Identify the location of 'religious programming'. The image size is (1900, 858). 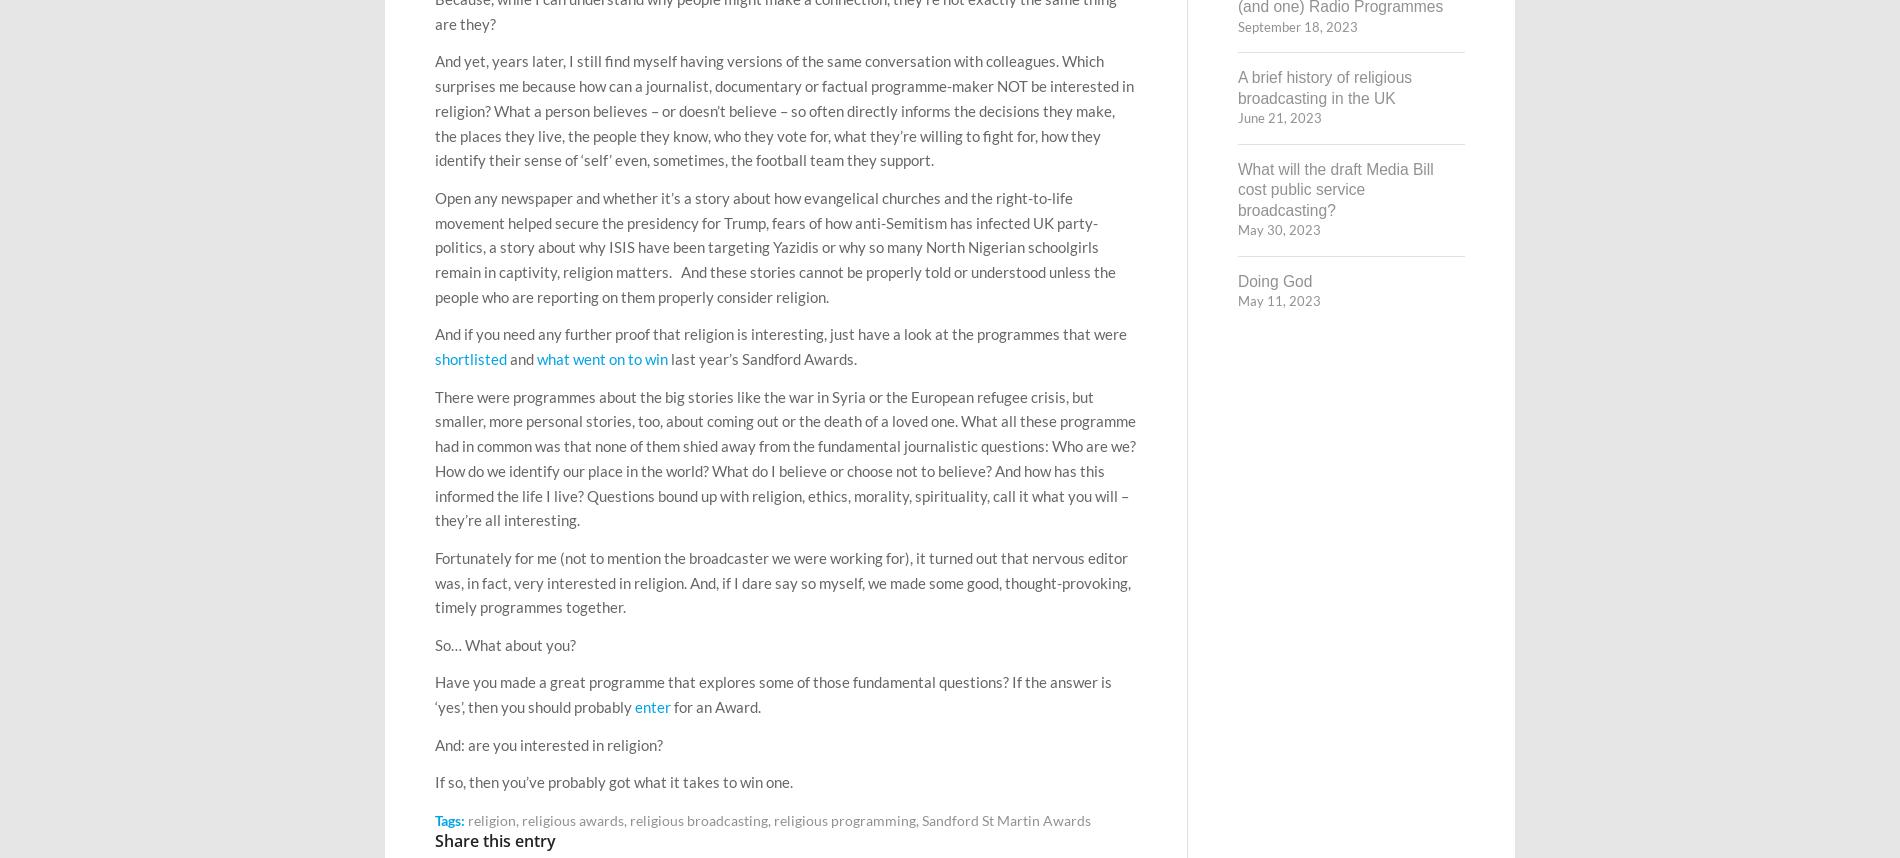
(843, 818).